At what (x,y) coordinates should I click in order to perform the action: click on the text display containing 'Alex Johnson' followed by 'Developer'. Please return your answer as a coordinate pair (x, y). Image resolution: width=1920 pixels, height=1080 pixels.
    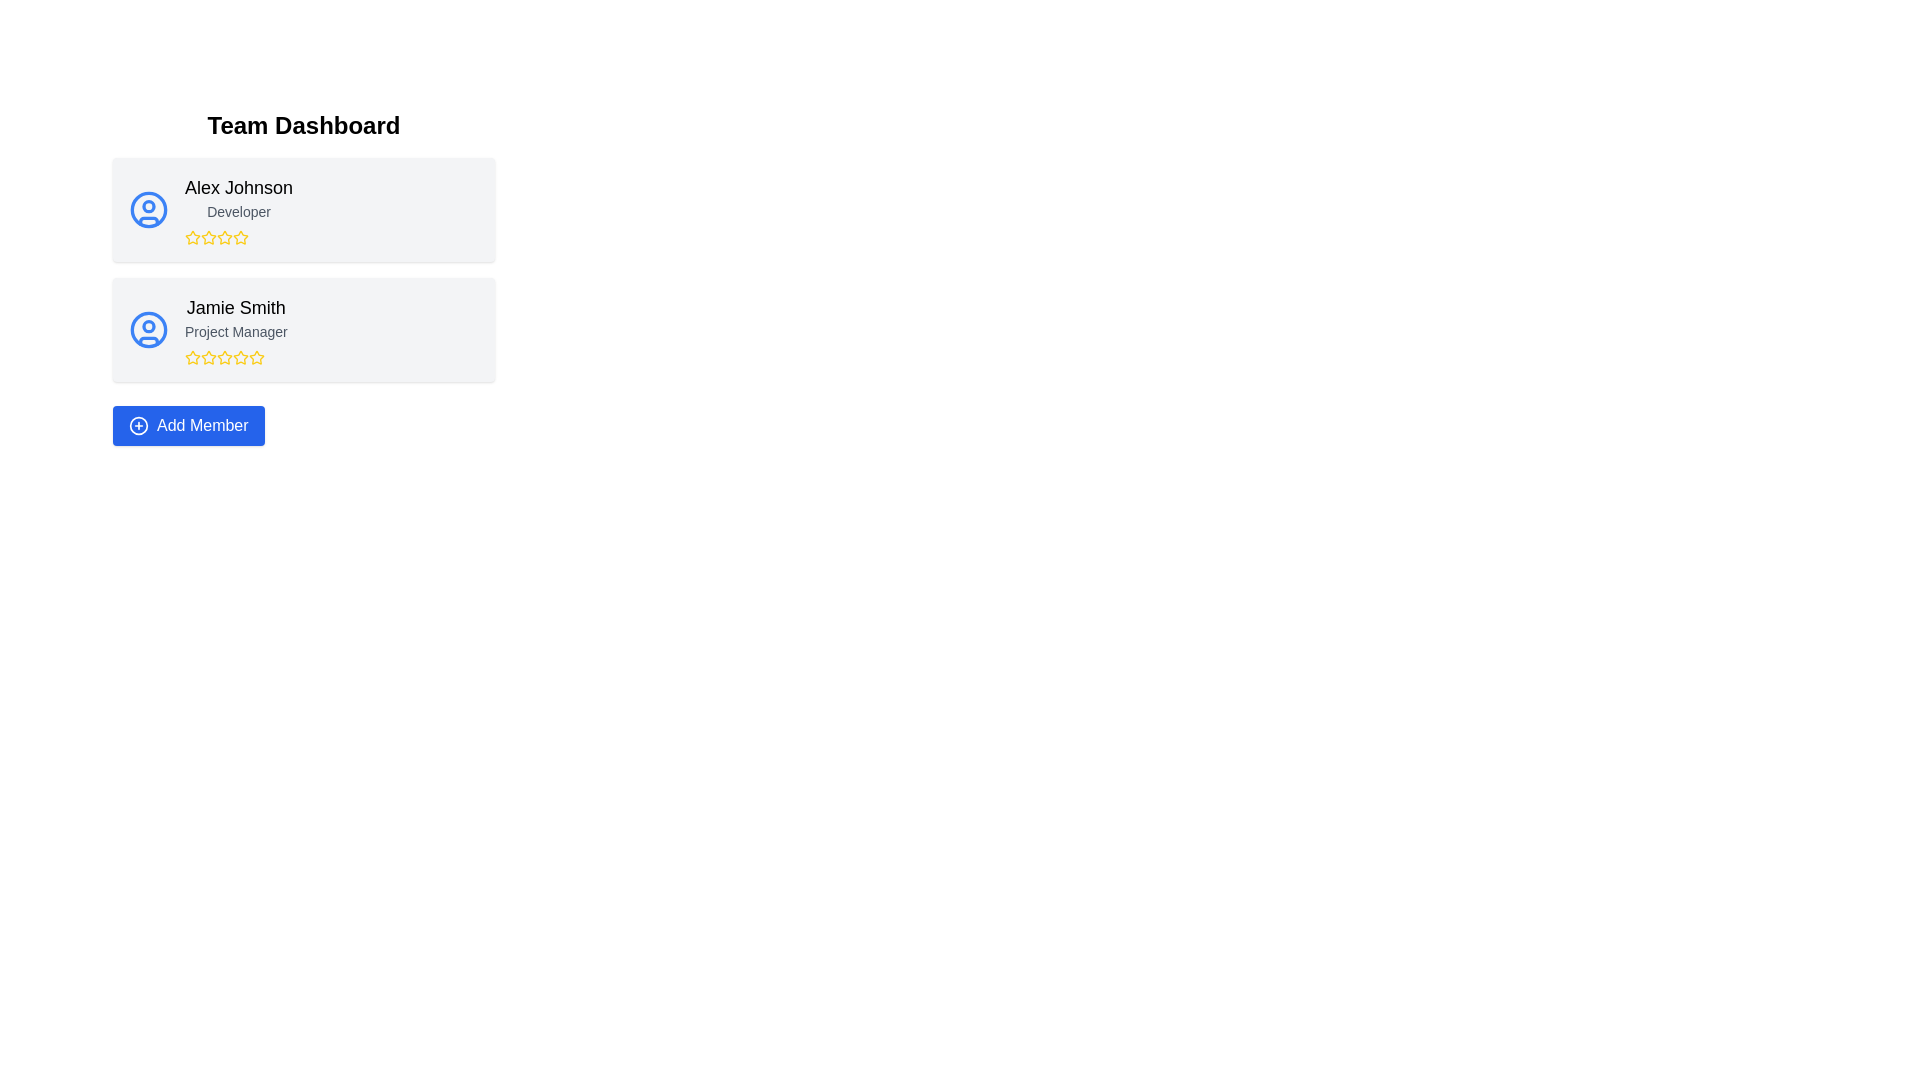
    Looking at the image, I should click on (239, 209).